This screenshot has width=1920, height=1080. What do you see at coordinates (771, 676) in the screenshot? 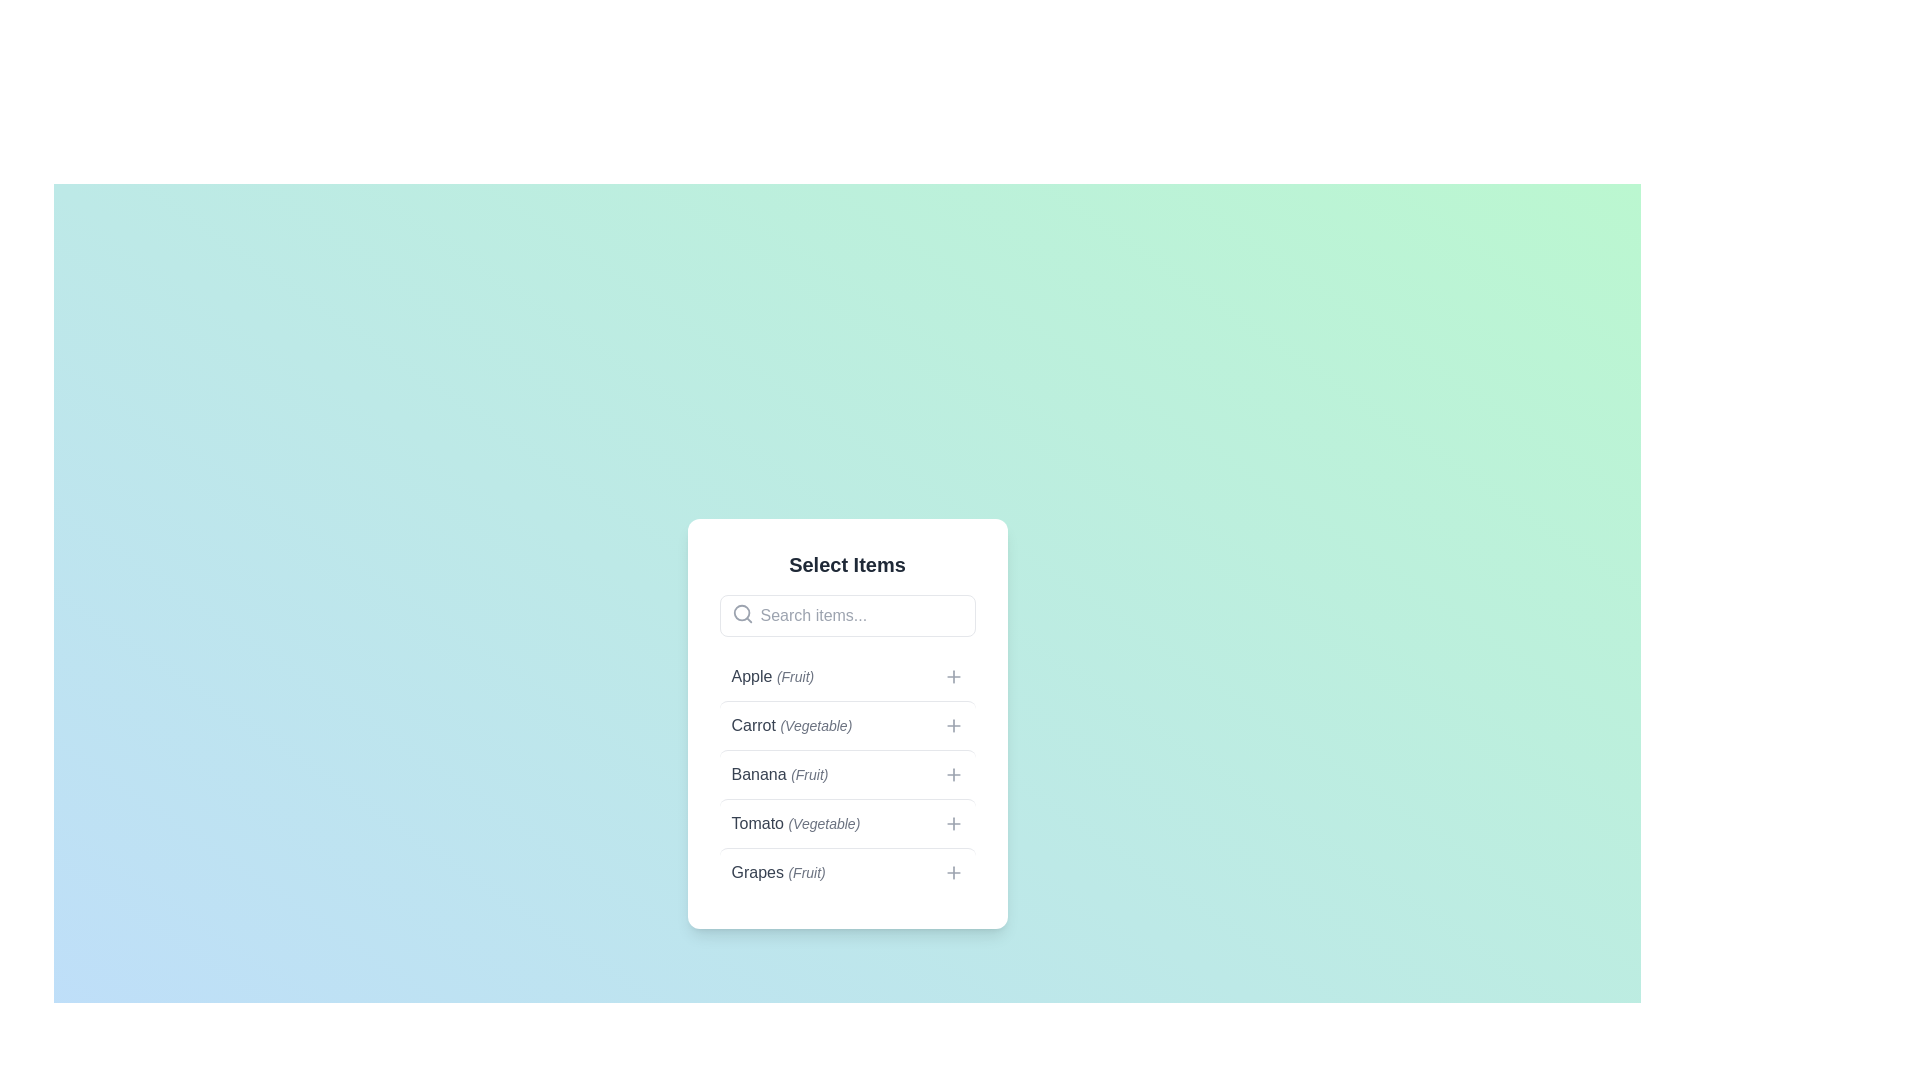
I see `the label identifying 'Apple (Fruit)' in the selection list, which is the first item in a vertical arrangement of menu items` at bounding box center [771, 676].